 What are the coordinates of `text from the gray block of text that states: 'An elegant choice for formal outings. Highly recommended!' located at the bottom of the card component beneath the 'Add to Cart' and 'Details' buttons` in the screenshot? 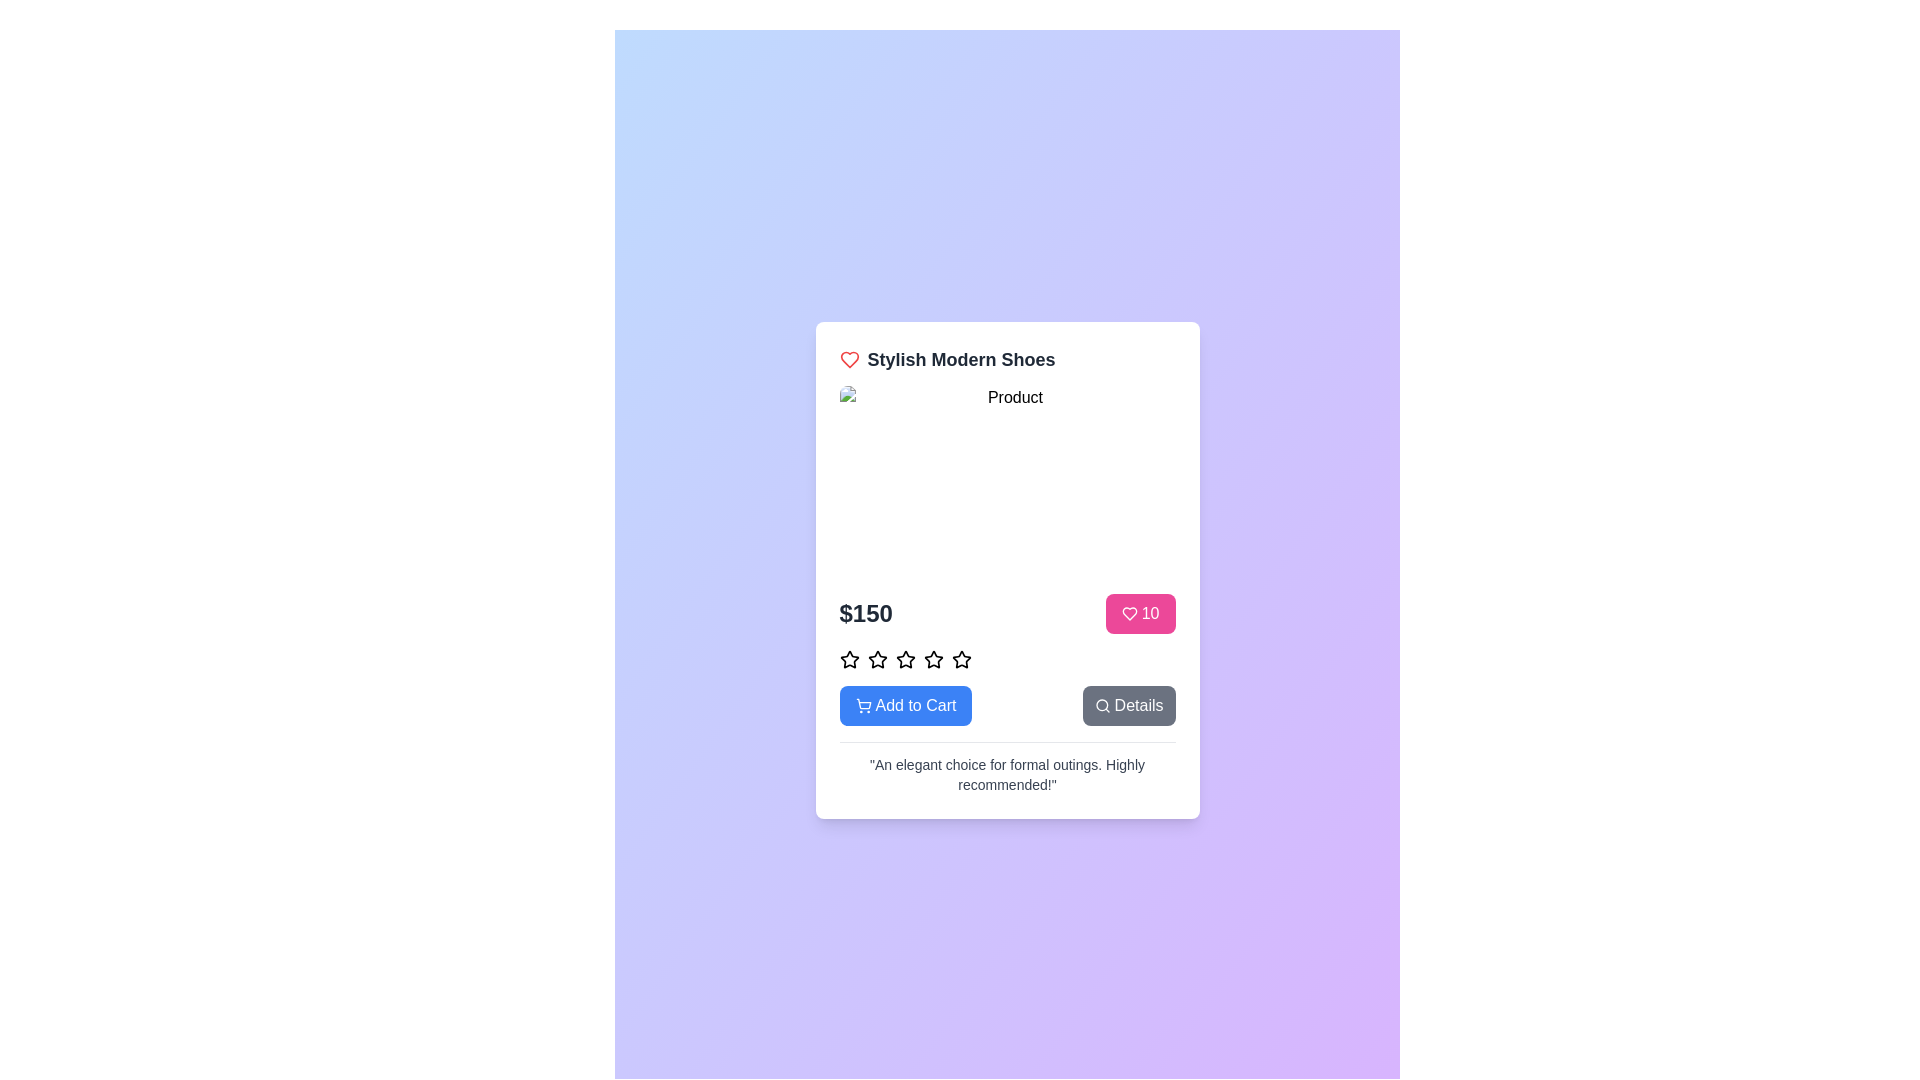 It's located at (1007, 773).